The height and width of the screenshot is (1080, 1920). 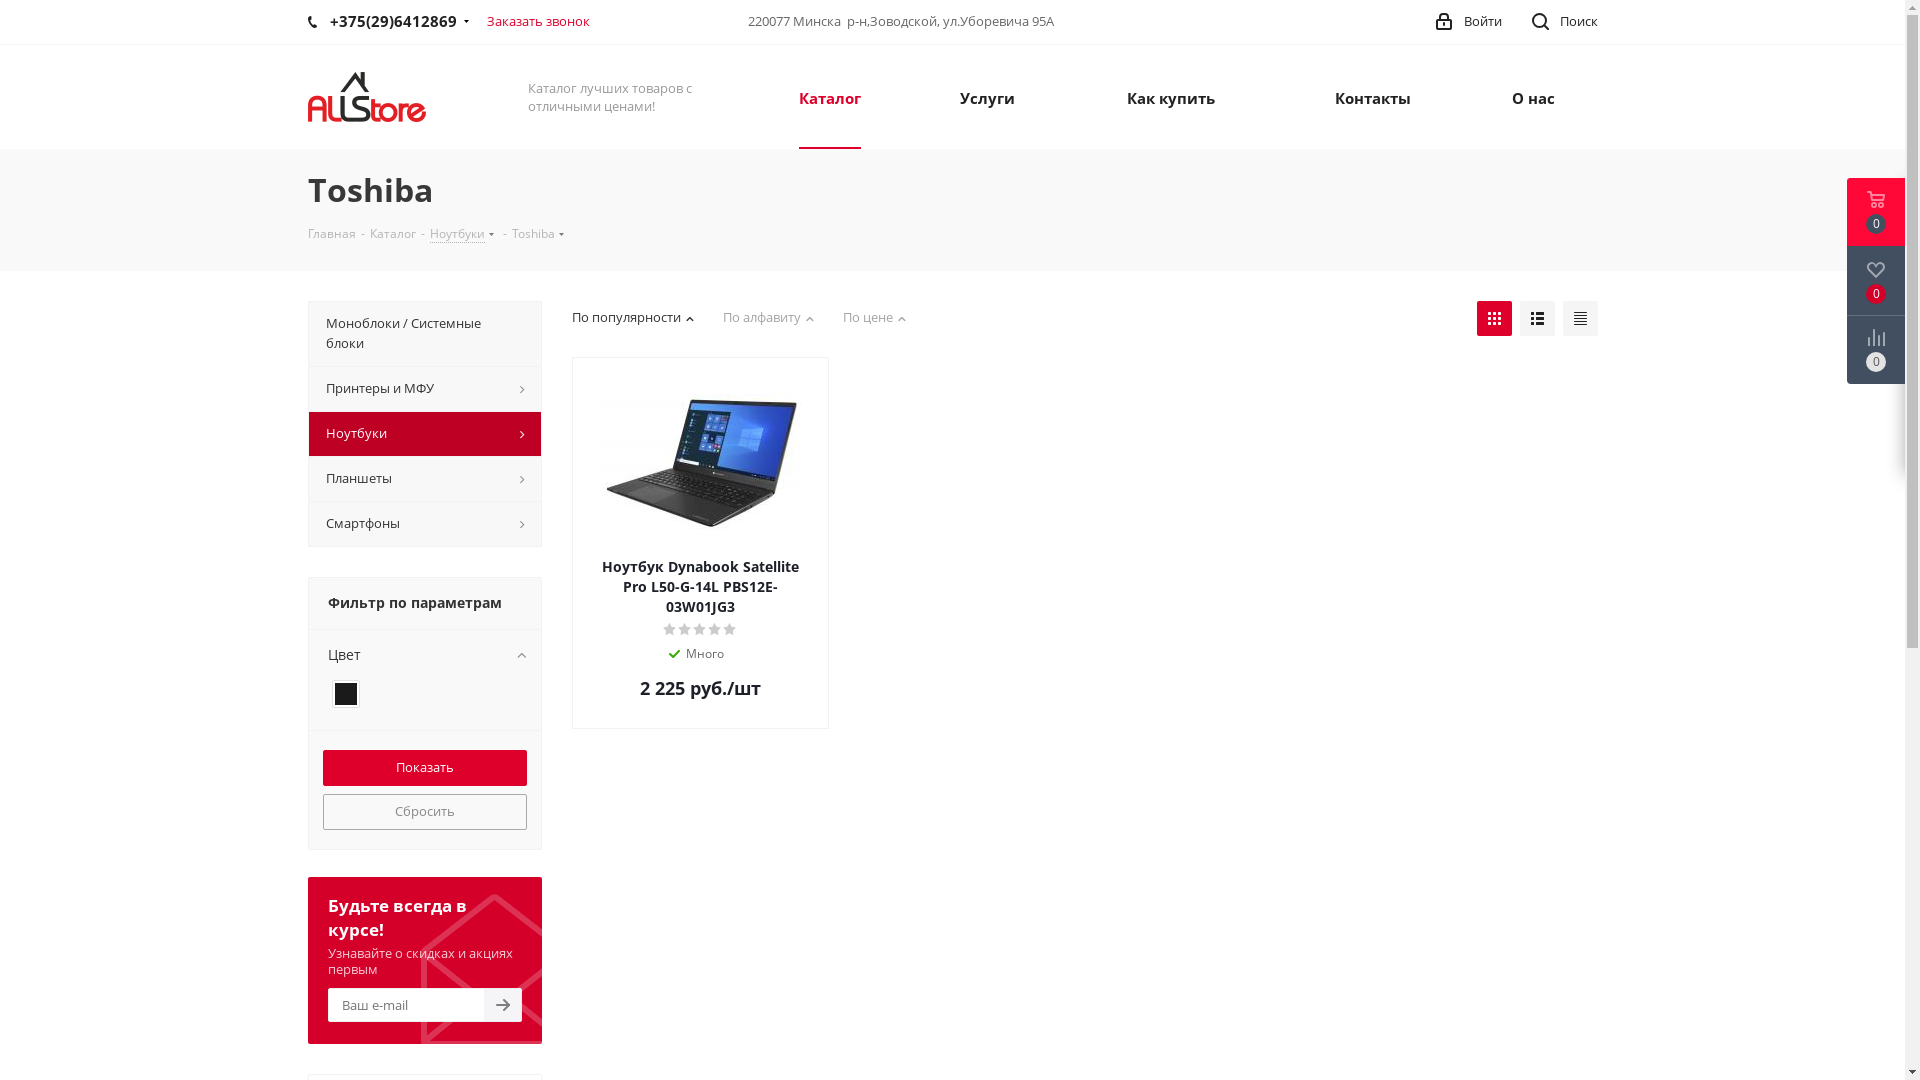 What do you see at coordinates (700, 628) in the screenshot?
I see `'3'` at bounding box center [700, 628].